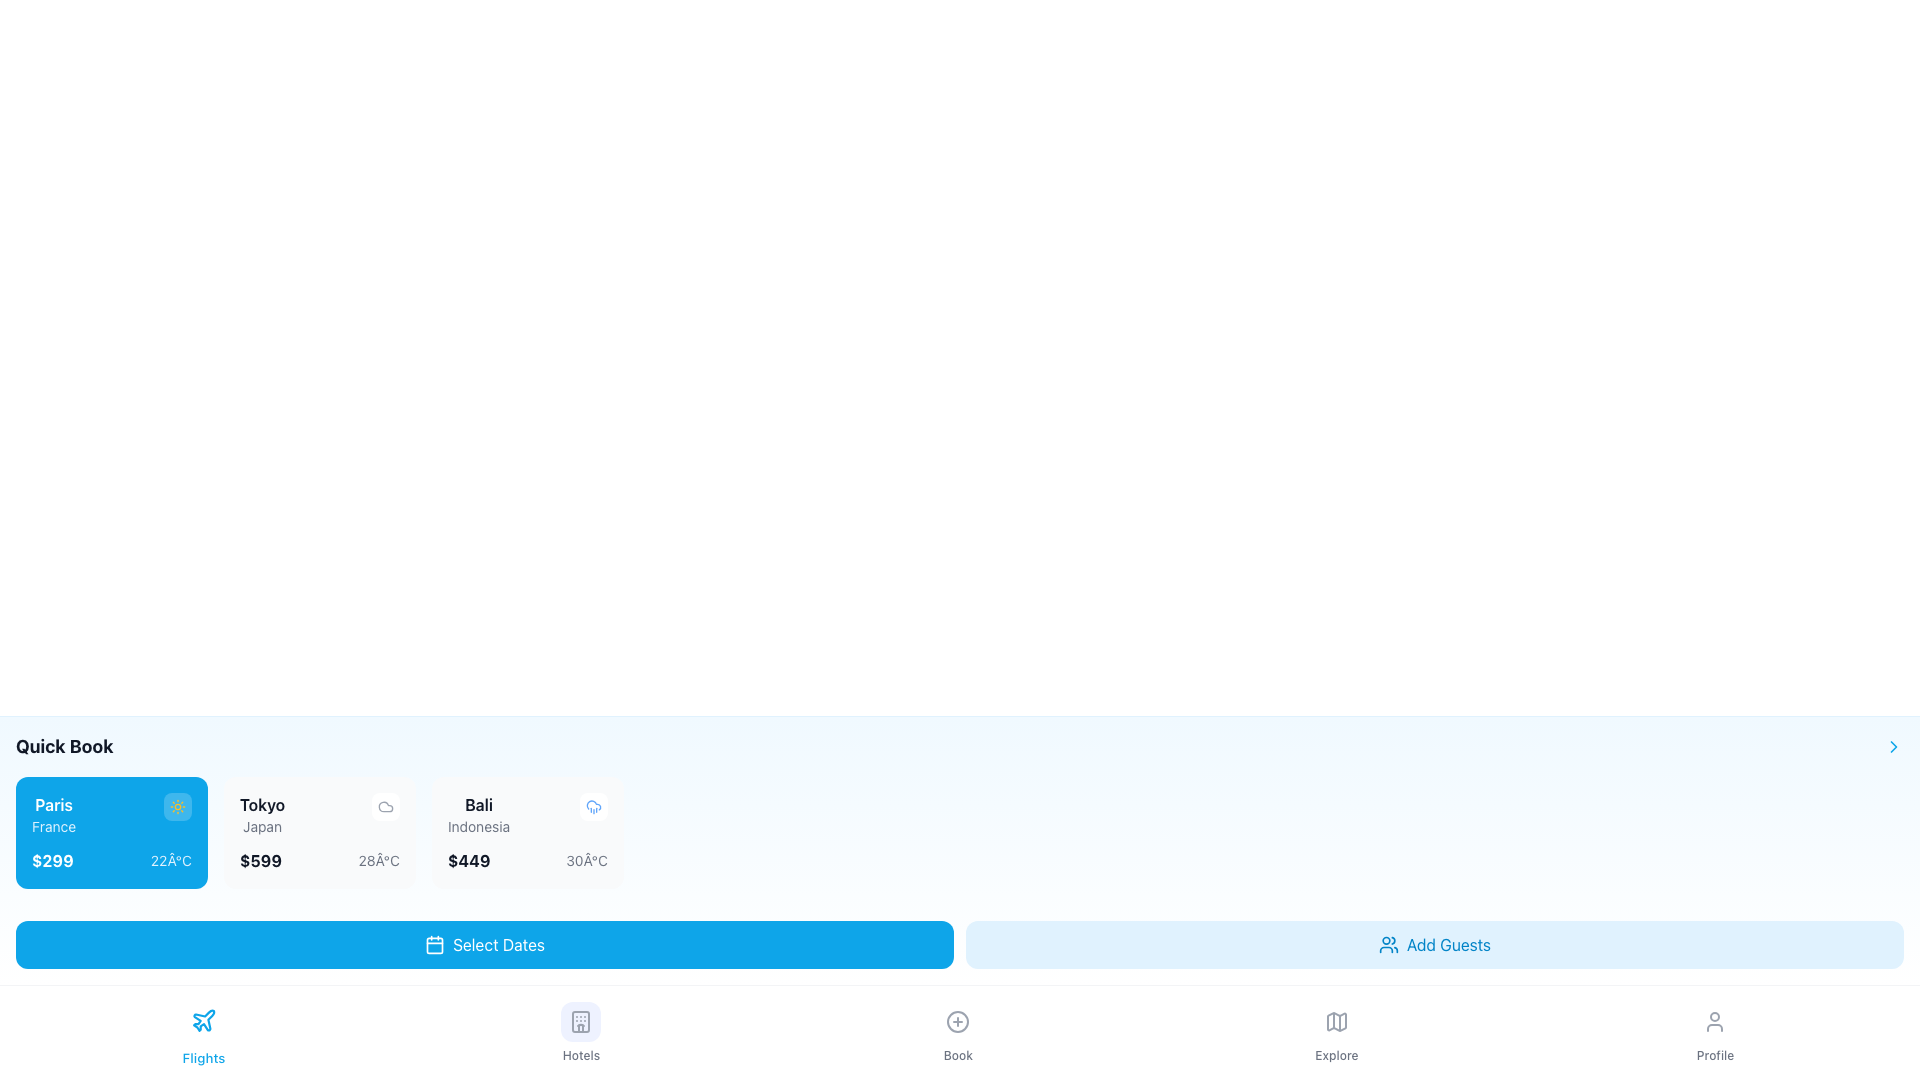  I want to click on the interactive navigation icon located in the bottom navigation bar, which is the third element from the left, so click(1336, 1022).